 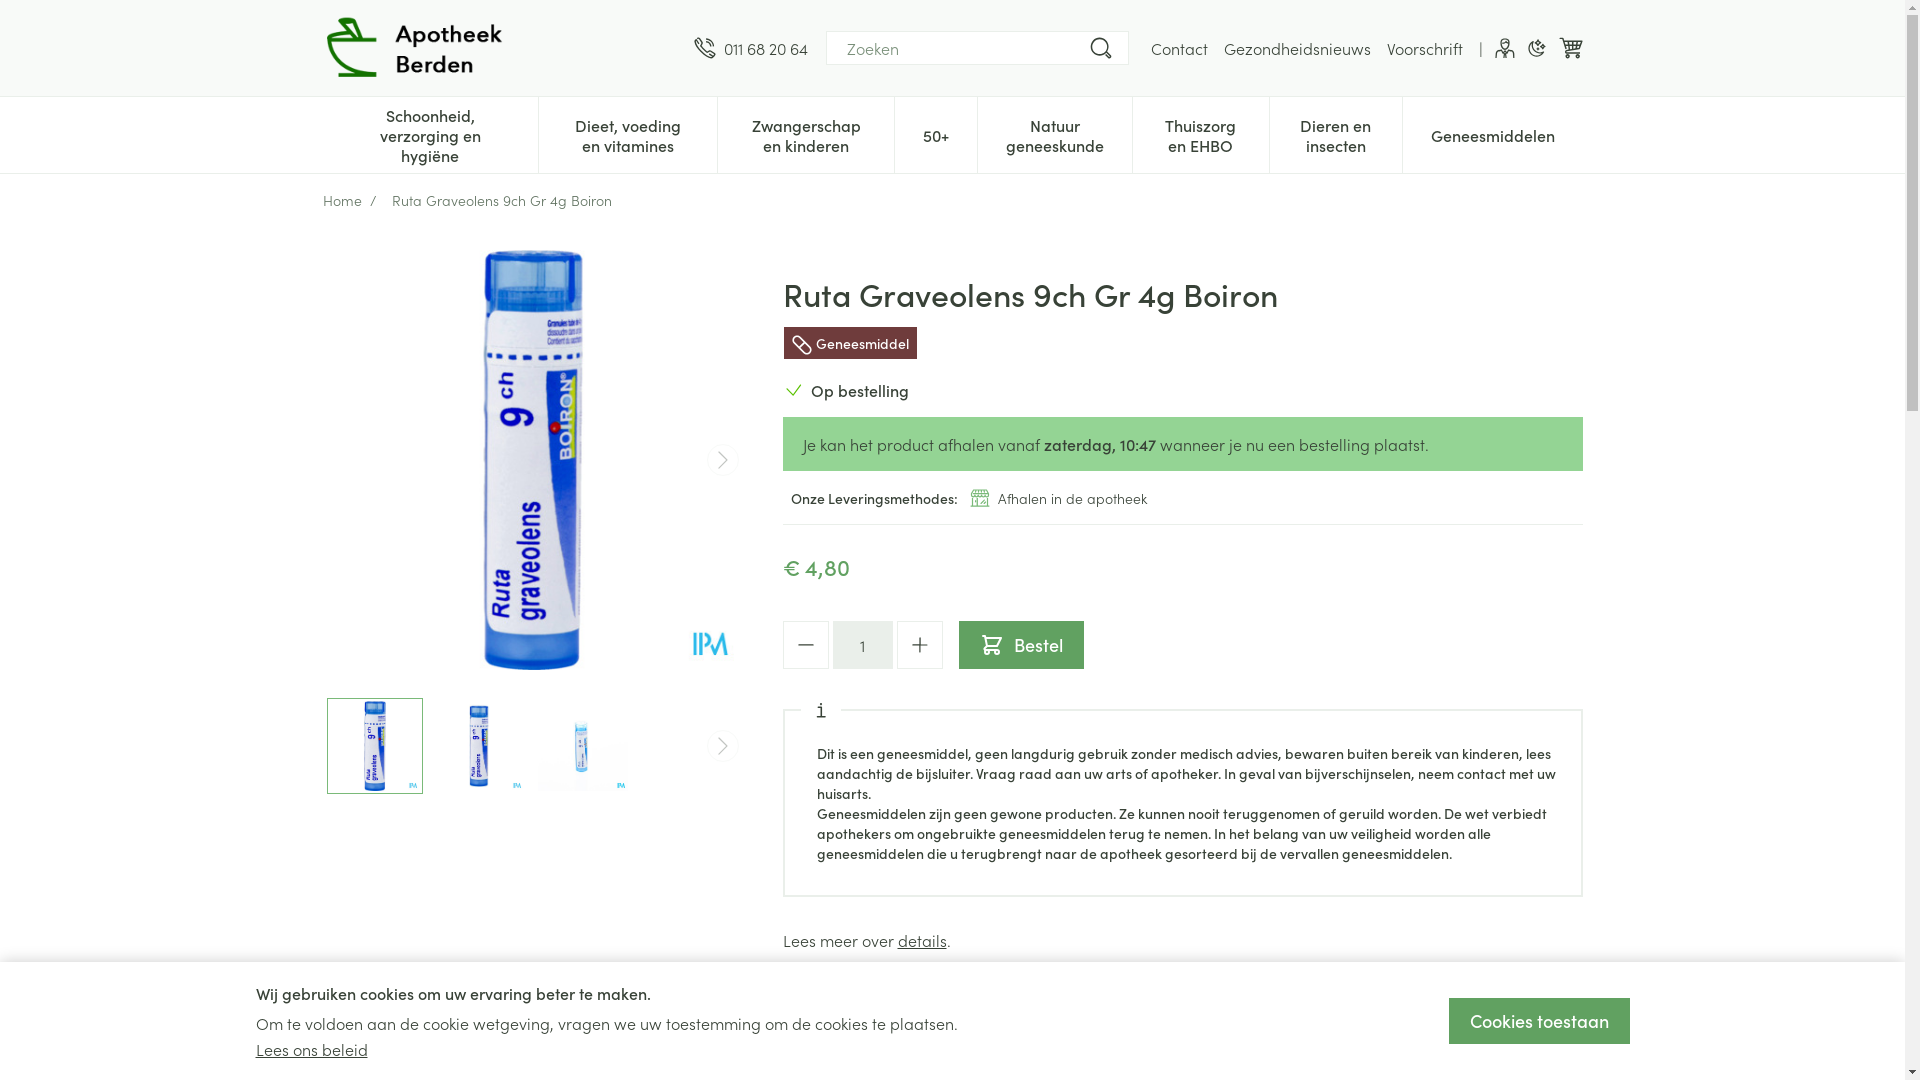 I want to click on '011 68 20 64', so click(x=749, y=46).